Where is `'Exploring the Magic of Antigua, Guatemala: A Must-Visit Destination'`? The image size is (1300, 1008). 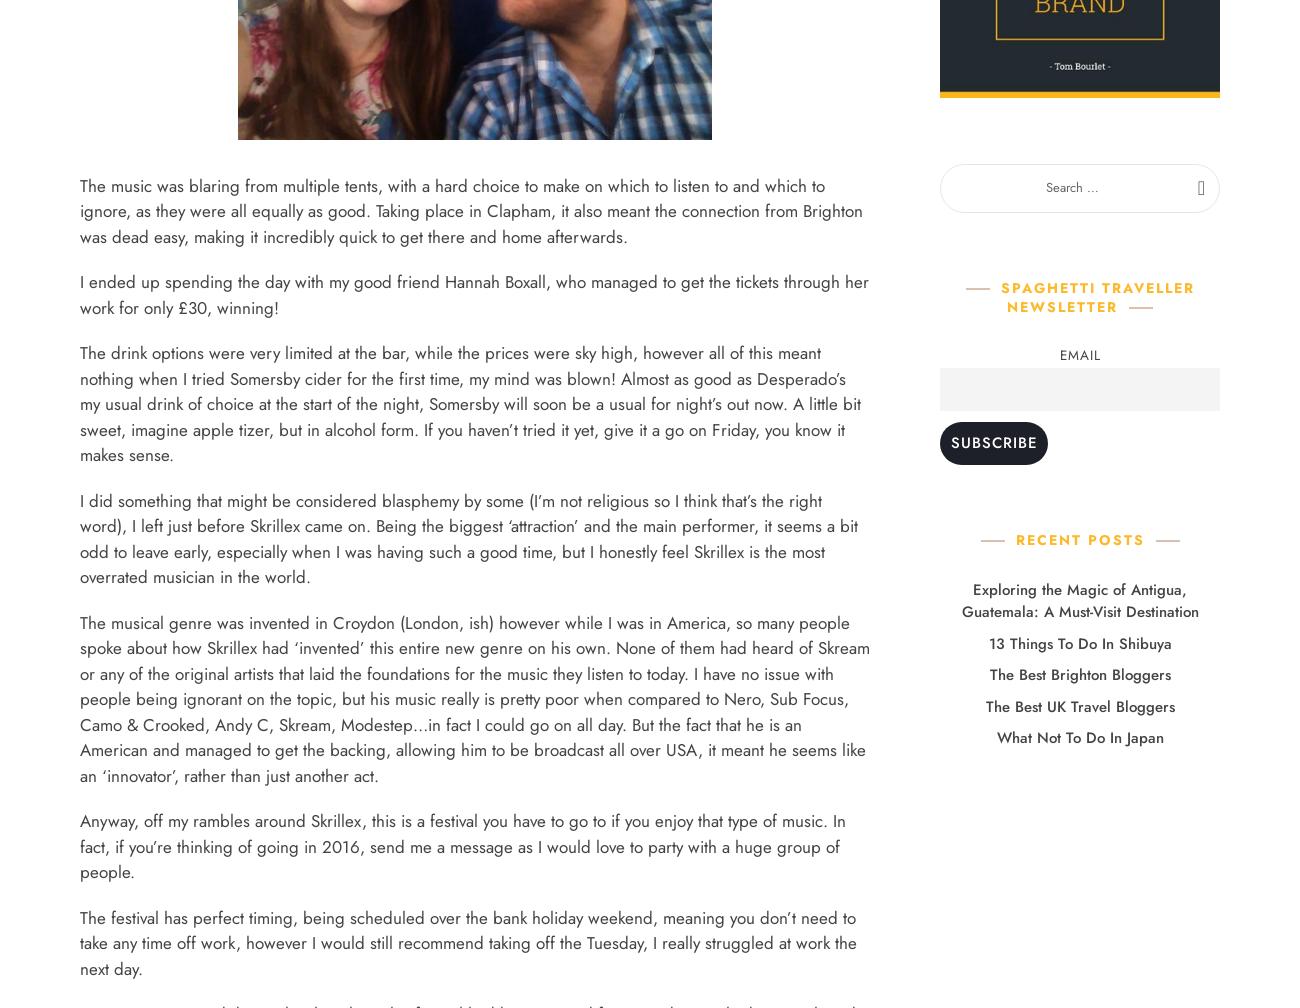 'Exploring the Magic of Antigua, Guatemala: A Must-Visit Destination' is located at coordinates (1079, 600).